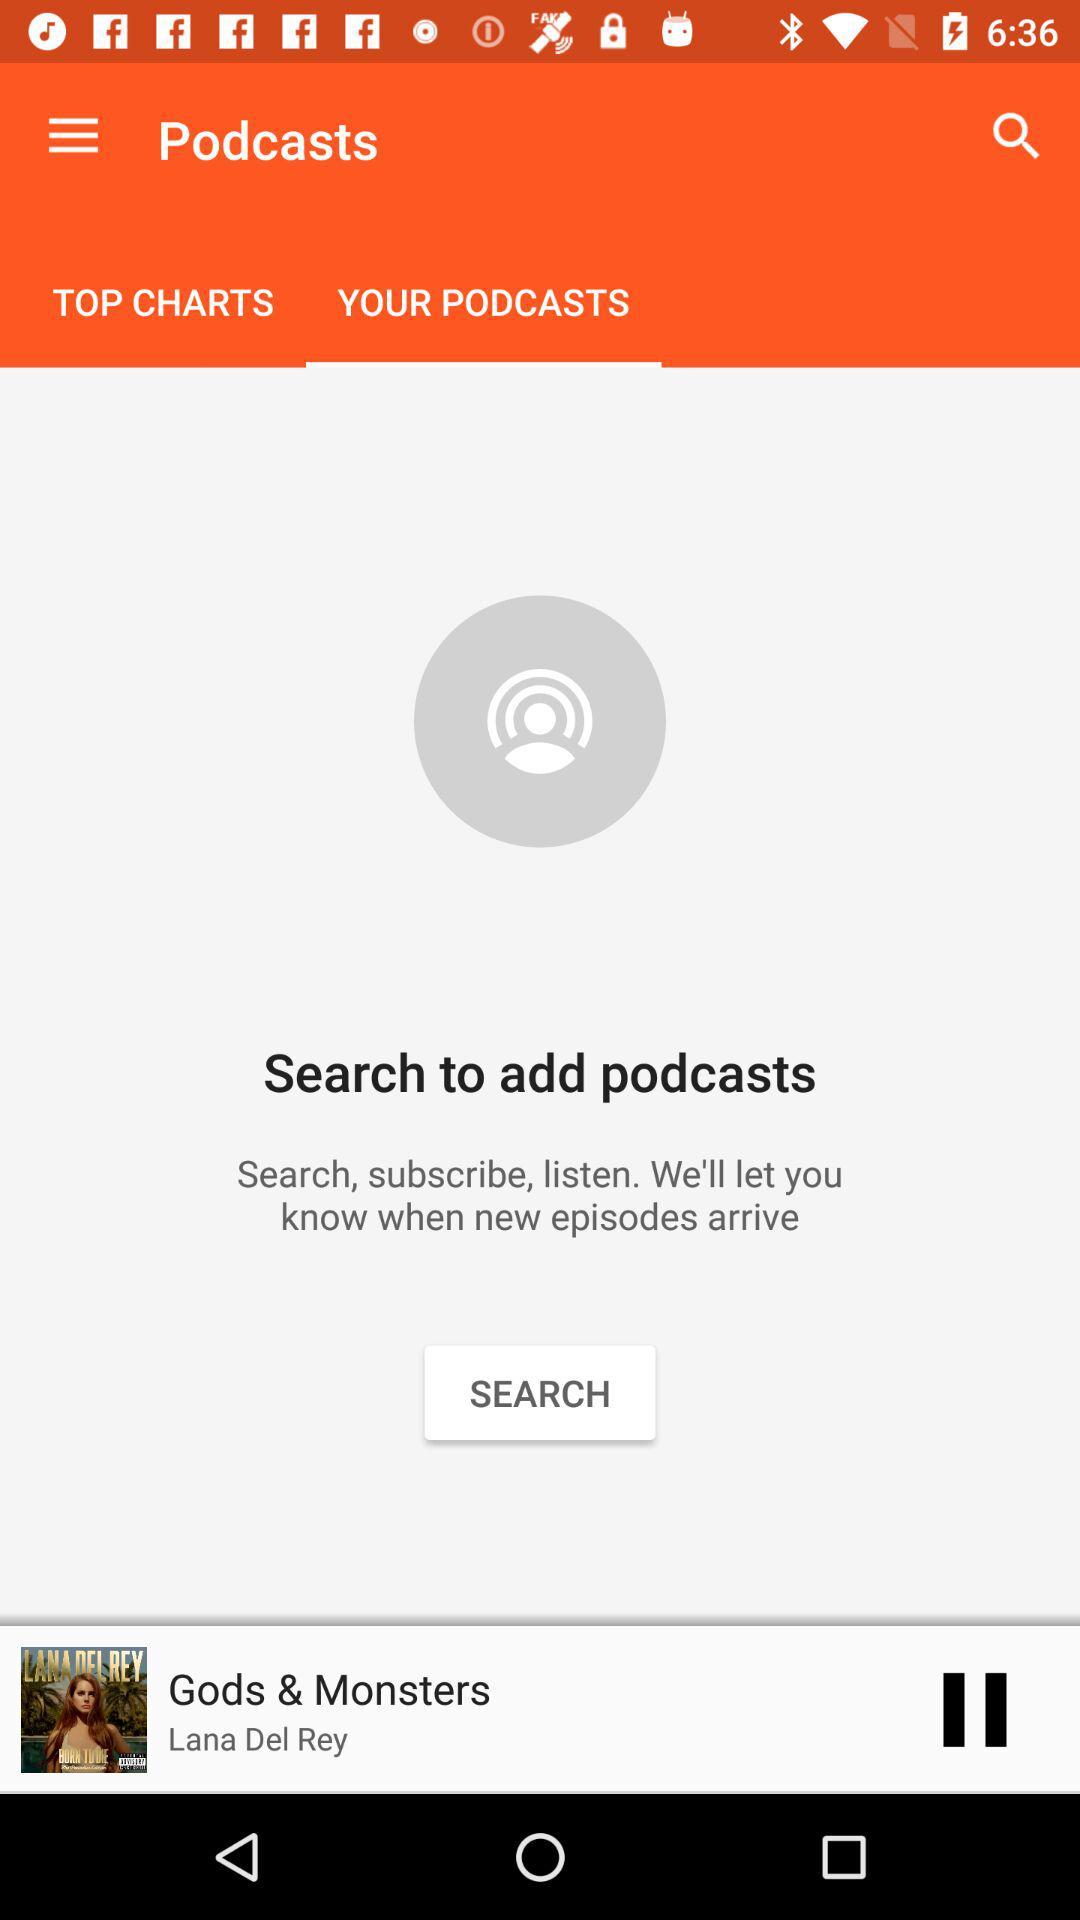 Image resolution: width=1080 pixels, height=1920 pixels. What do you see at coordinates (72, 135) in the screenshot?
I see `the item next to the podcasts` at bounding box center [72, 135].